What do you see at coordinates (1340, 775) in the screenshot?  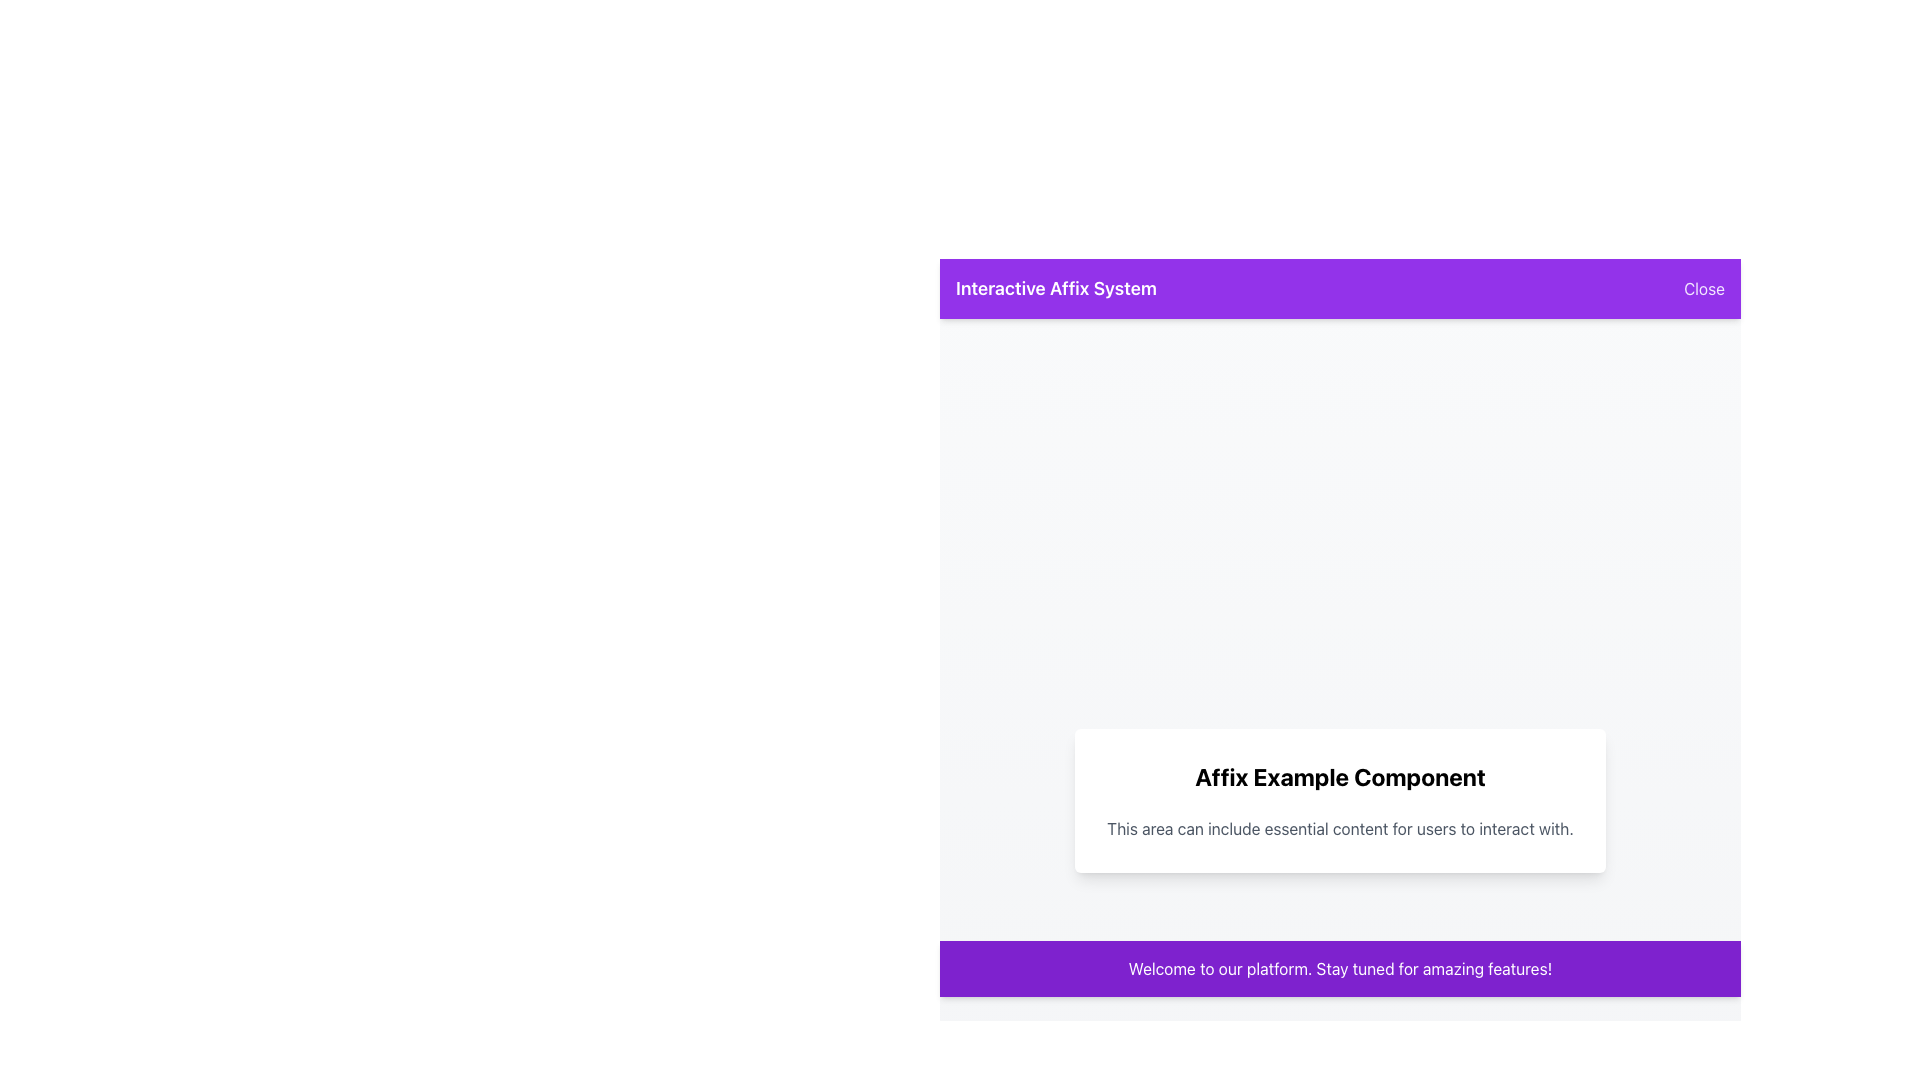 I see `the title text element located at the top center of the white card-like structure with a purple header and footer` at bounding box center [1340, 775].